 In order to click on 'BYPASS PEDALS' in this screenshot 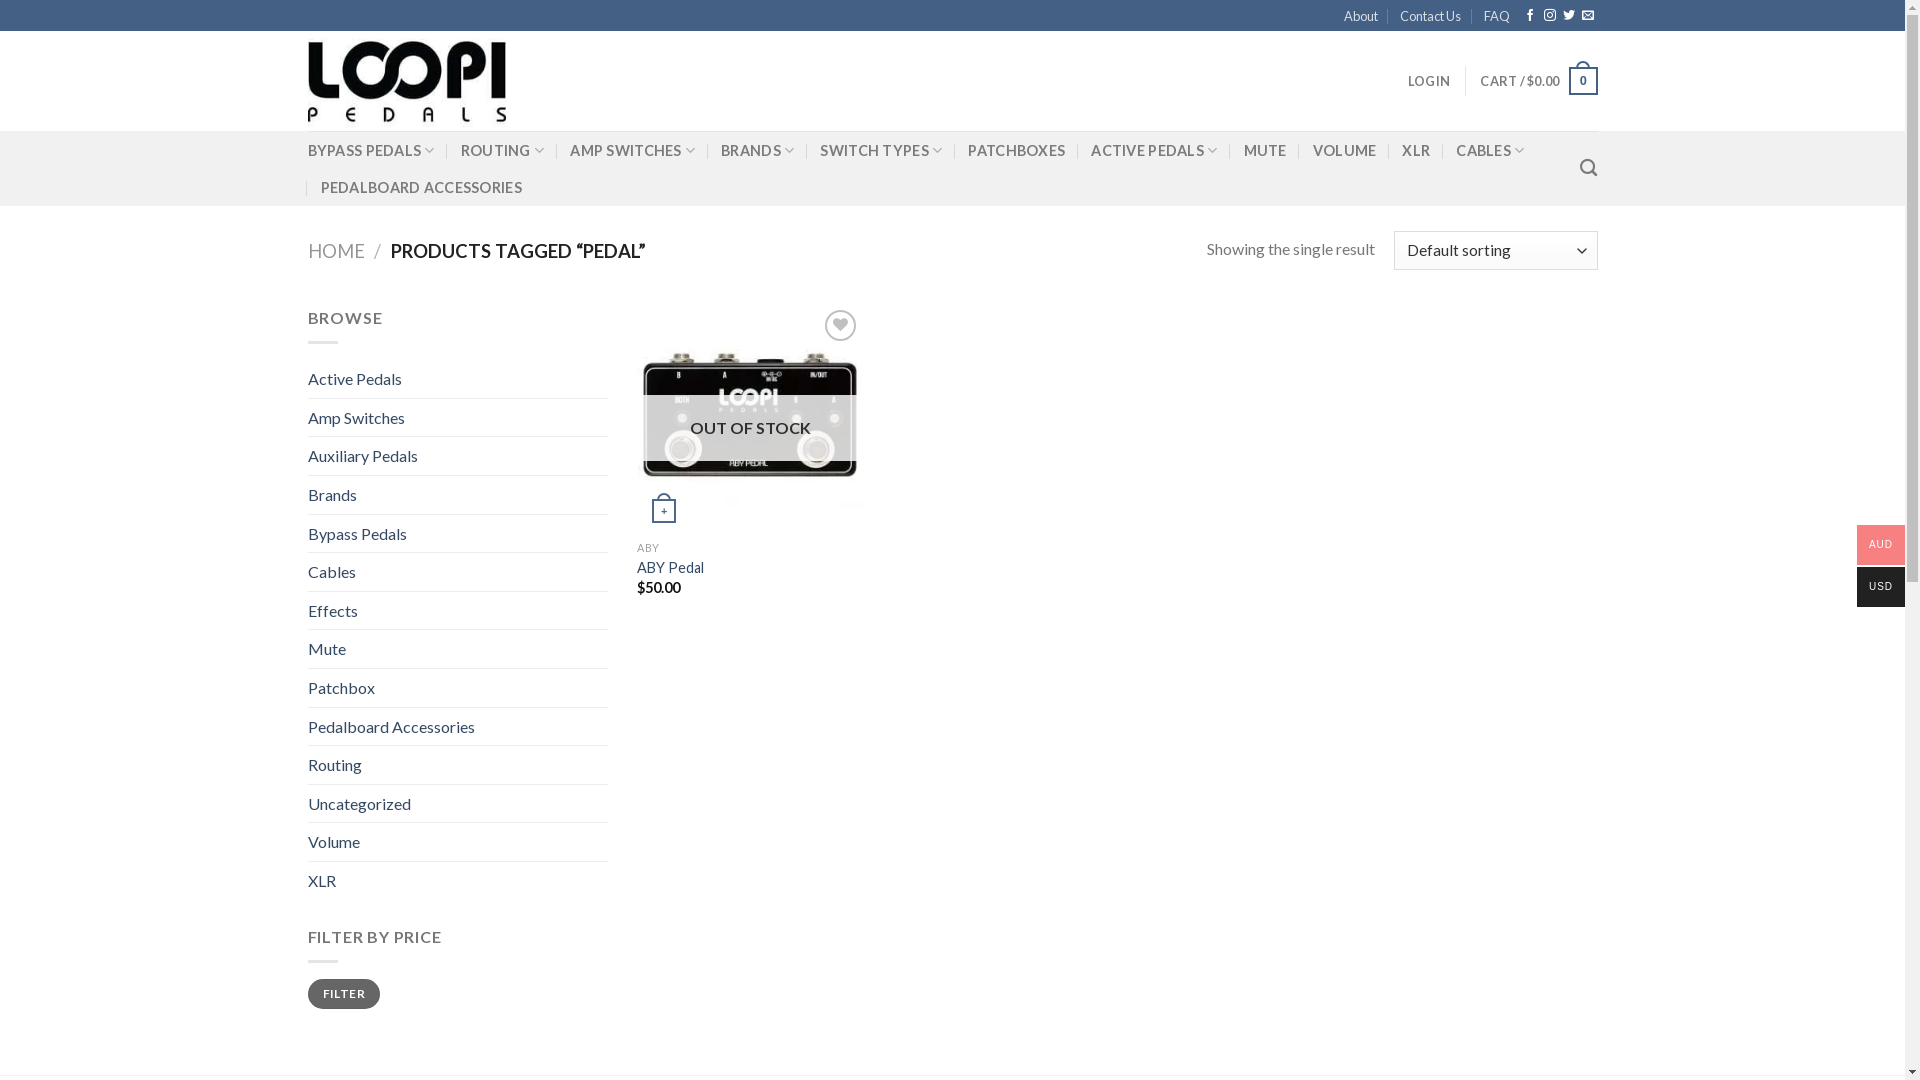, I will do `click(371, 149)`.